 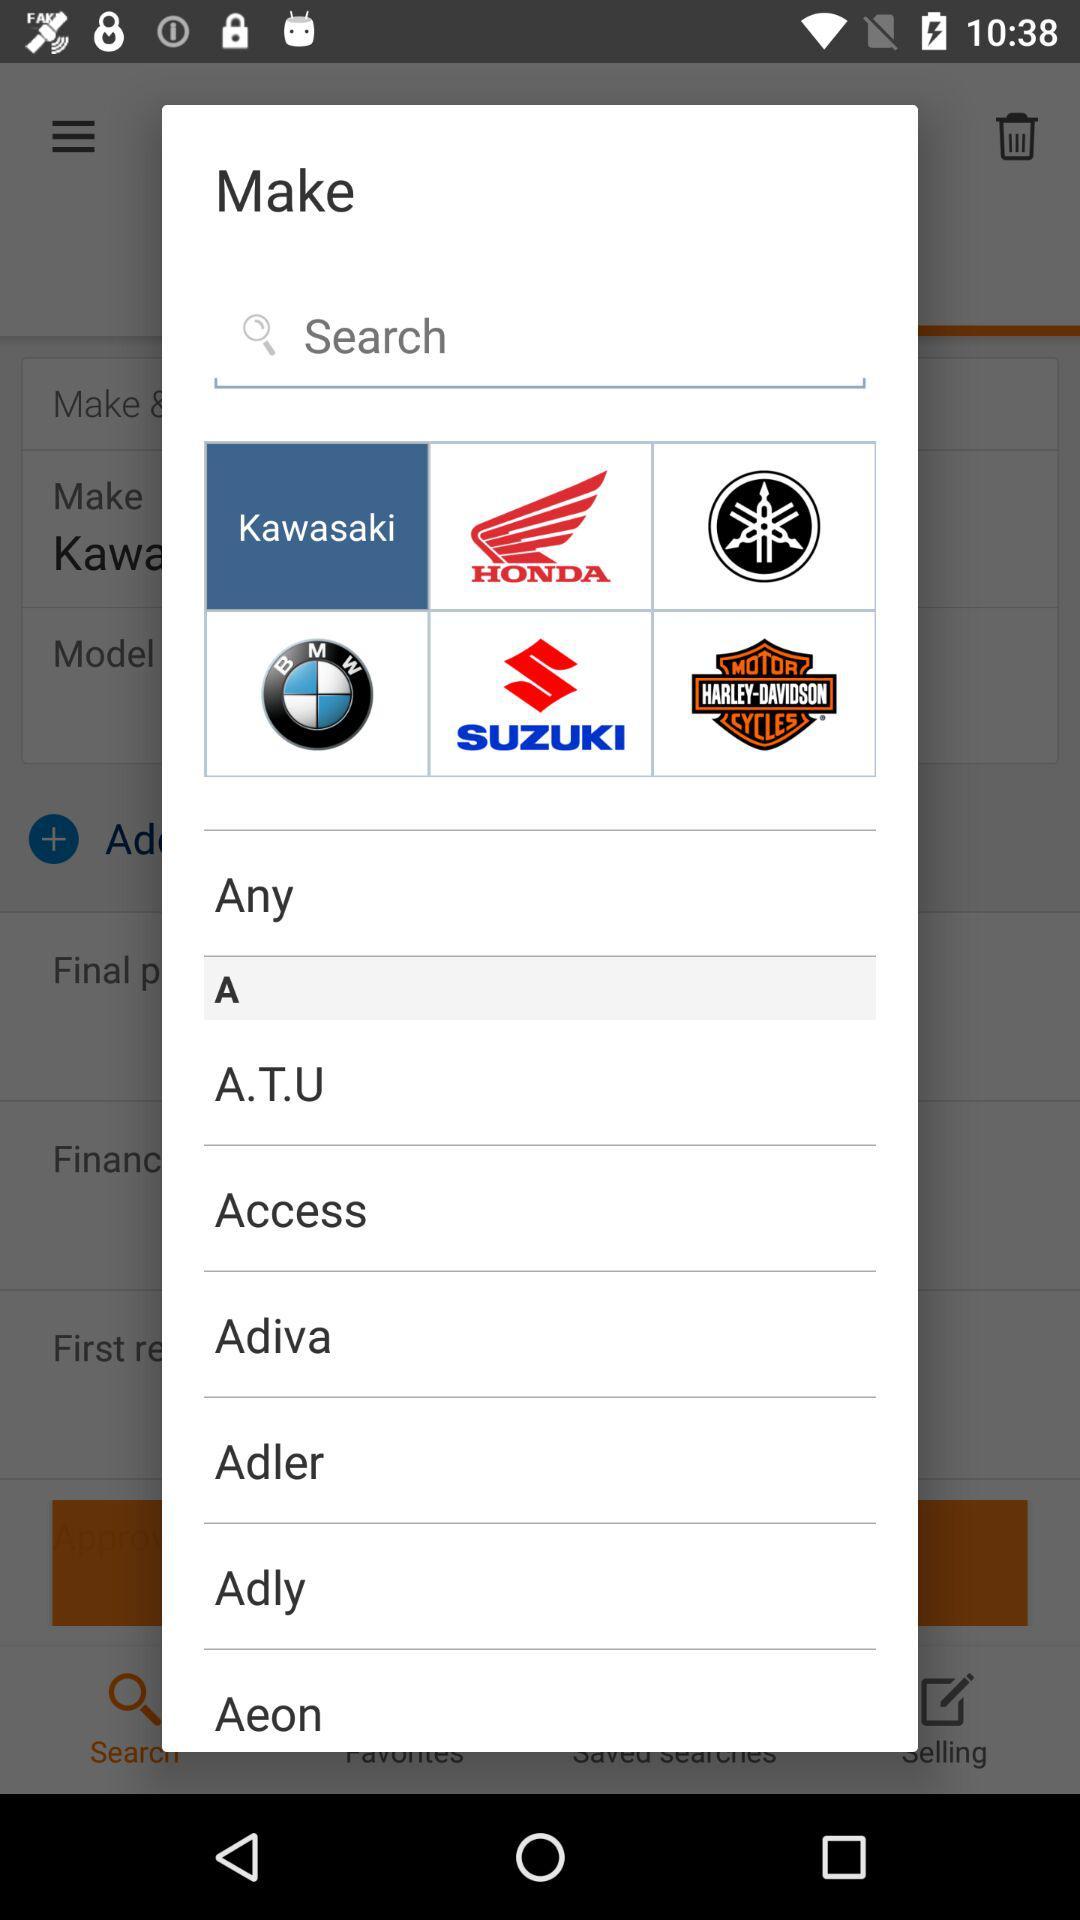 I want to click on the icon above a item, so click(x=540, y=955).